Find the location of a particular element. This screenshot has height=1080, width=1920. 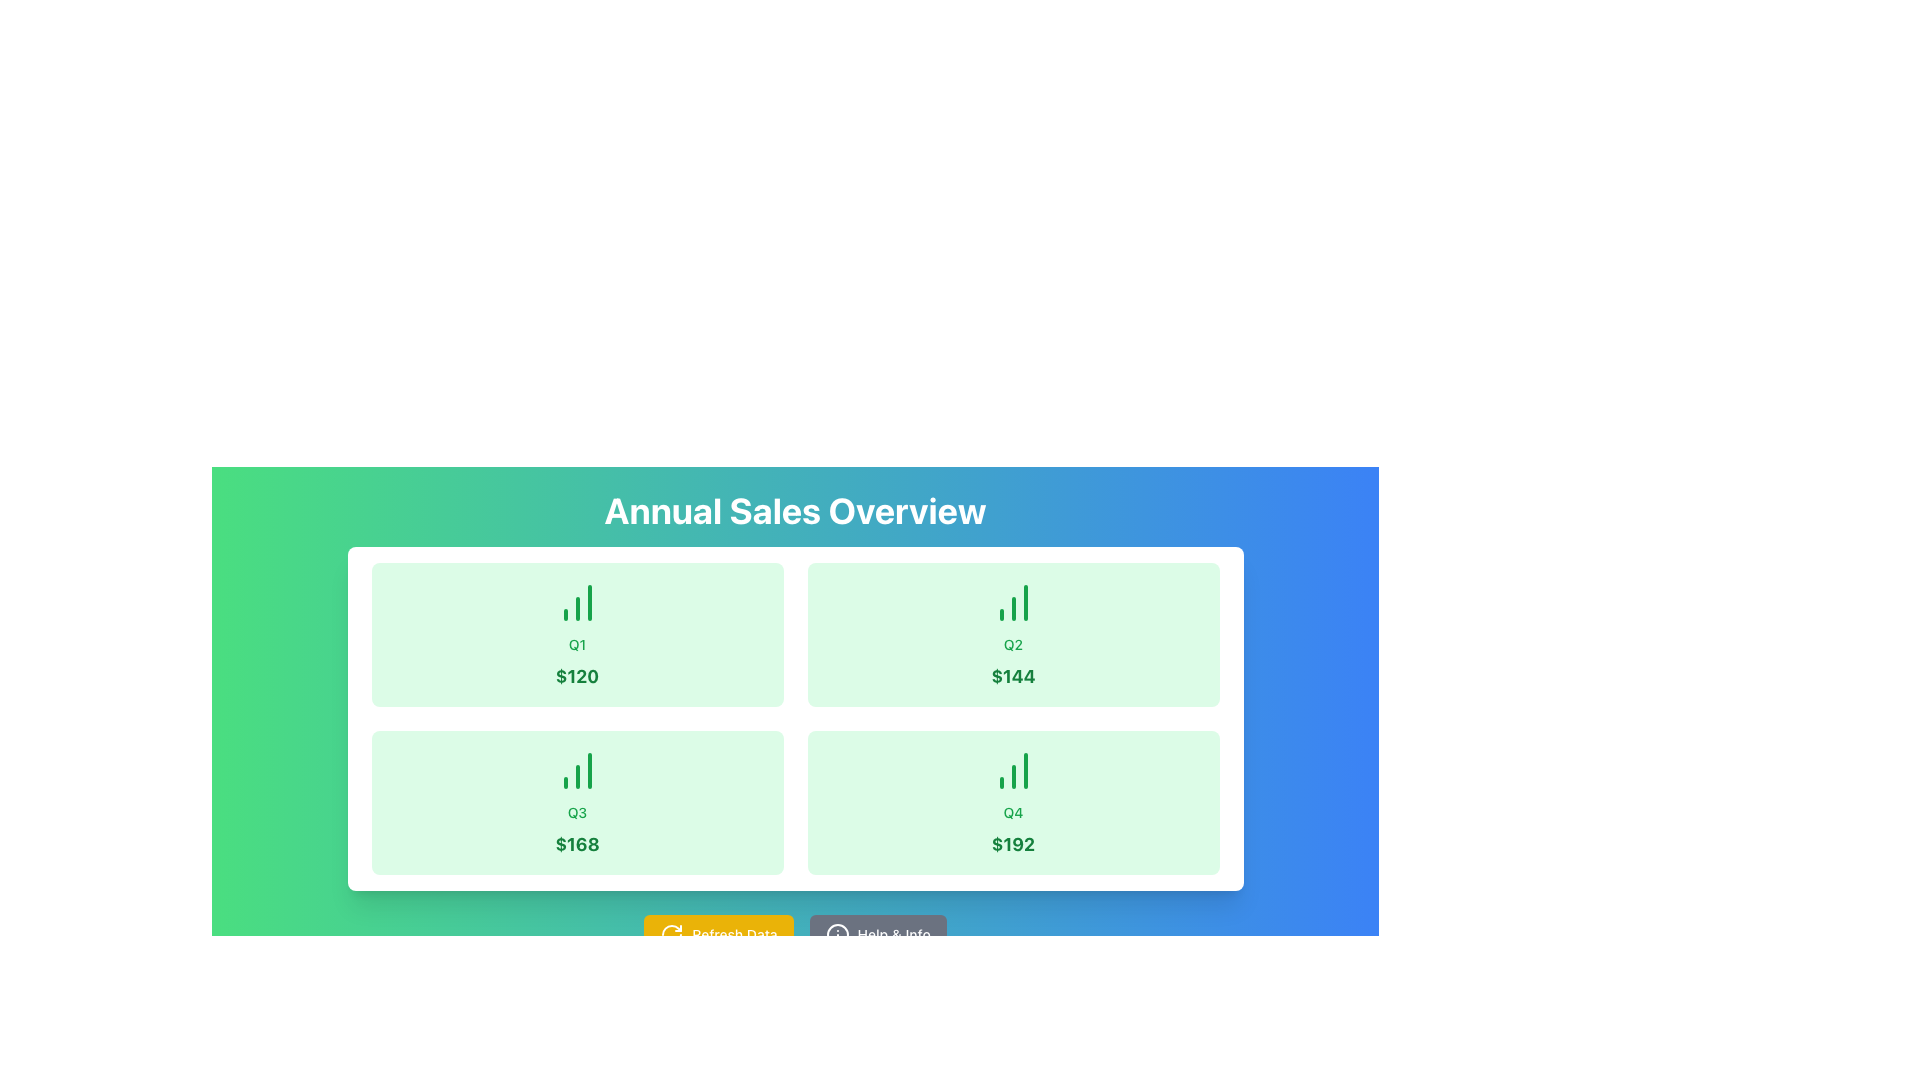

the green text reading 'Q4' which is centrally placed in the bottom-right card of the green-themed UI detailing quarterly sales information is located at coordinates (1013, 813).